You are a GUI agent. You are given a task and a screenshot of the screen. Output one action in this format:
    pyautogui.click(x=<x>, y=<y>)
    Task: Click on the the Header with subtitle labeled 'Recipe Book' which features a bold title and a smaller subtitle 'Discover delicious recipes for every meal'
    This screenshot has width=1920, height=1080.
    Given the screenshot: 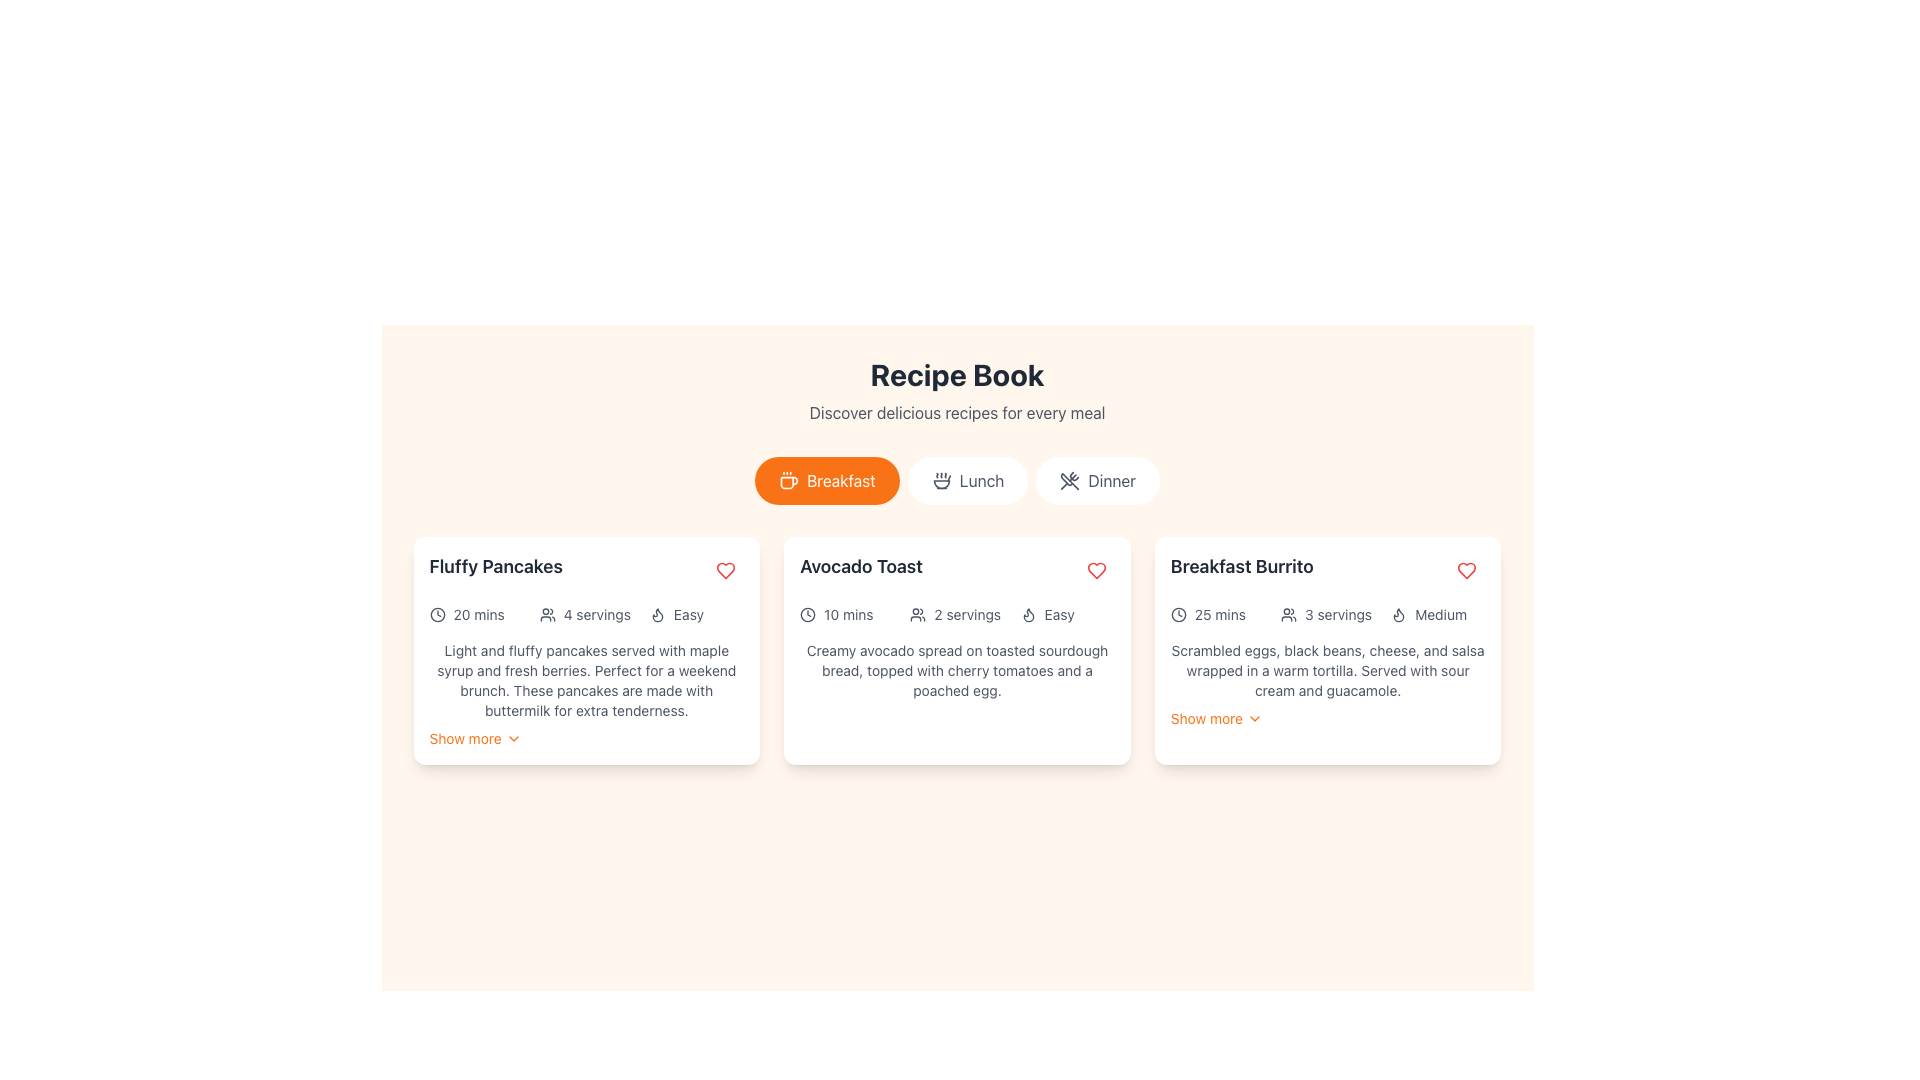 What is the action you would take?
    pyautogui.click(x=956, y=390)
    